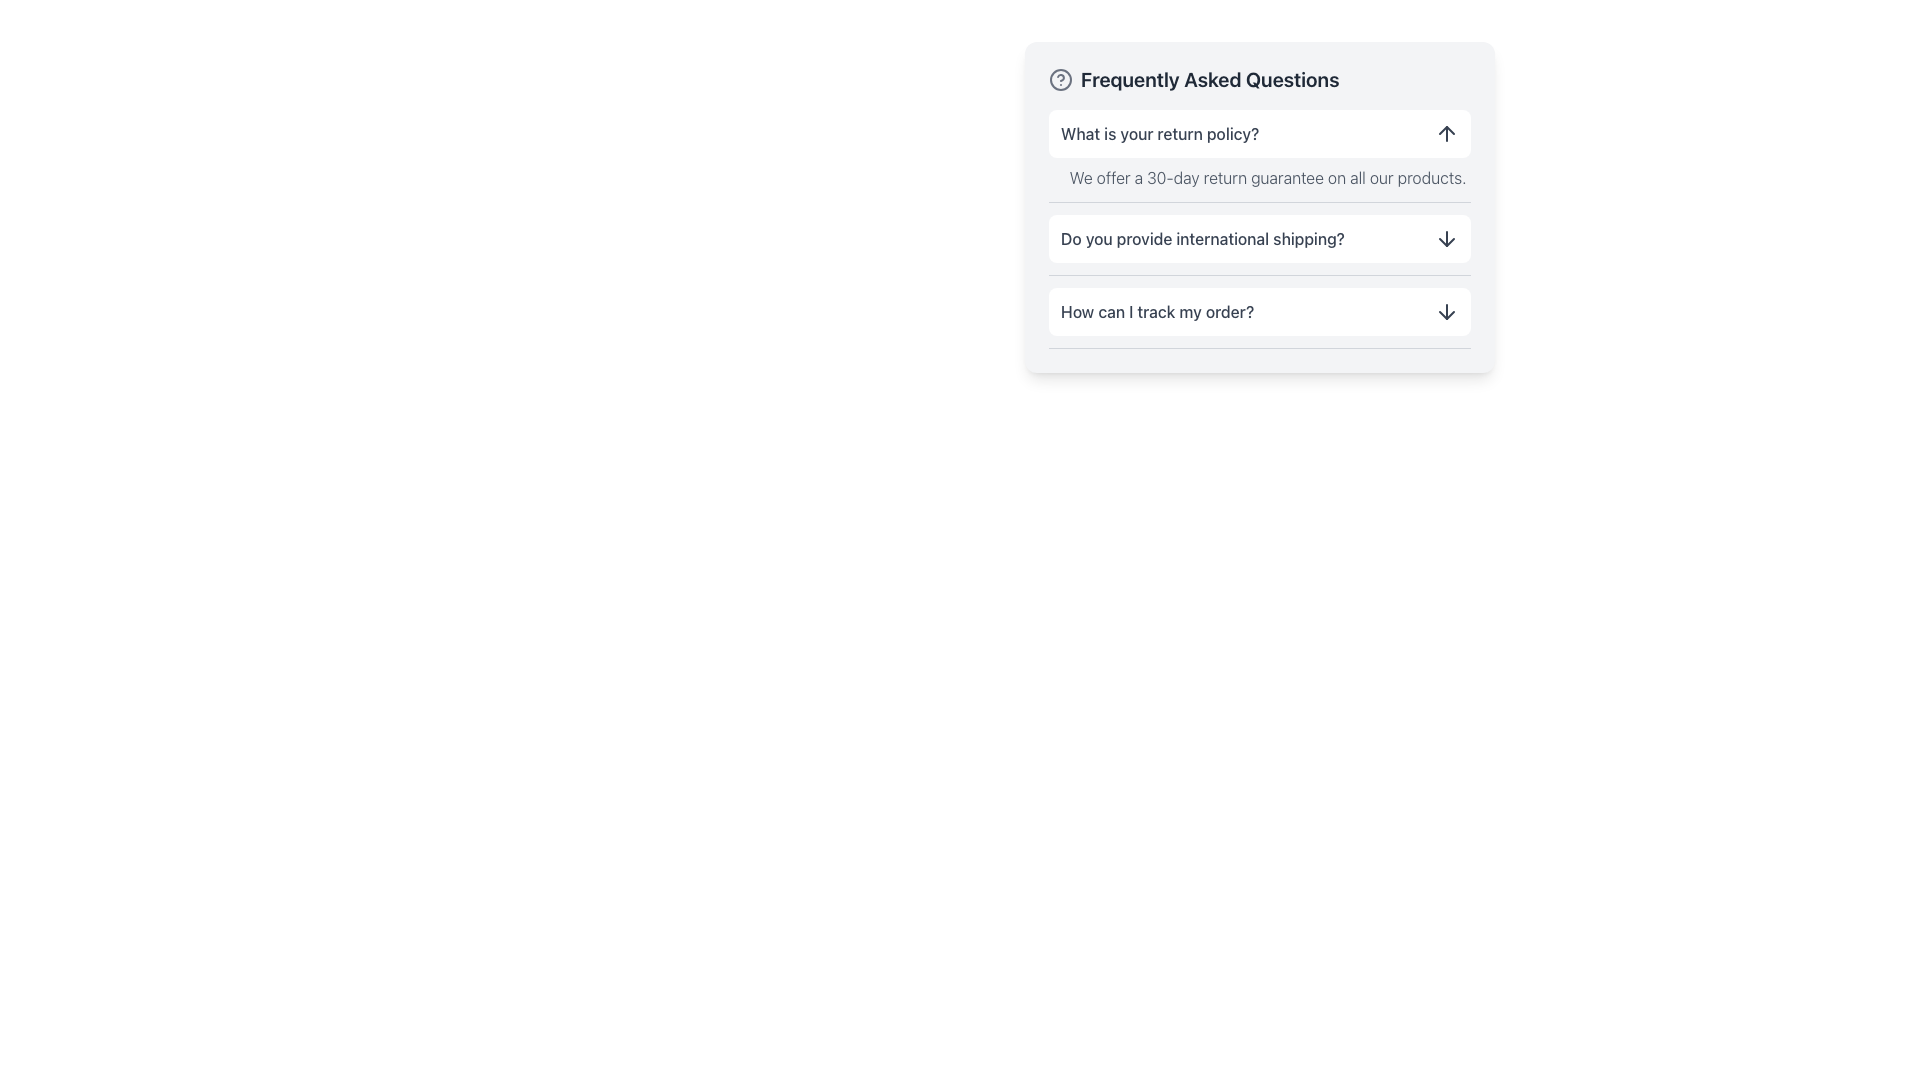 This screenshot has width=1920, height=1080. Describe the element at coordinates (1258, 79) in the screenshot. I see `the Text Heading with Icon that reads 'Frequently Asked Questions', which features a bold, extra-large font and a question mark icon to the left` at that location.